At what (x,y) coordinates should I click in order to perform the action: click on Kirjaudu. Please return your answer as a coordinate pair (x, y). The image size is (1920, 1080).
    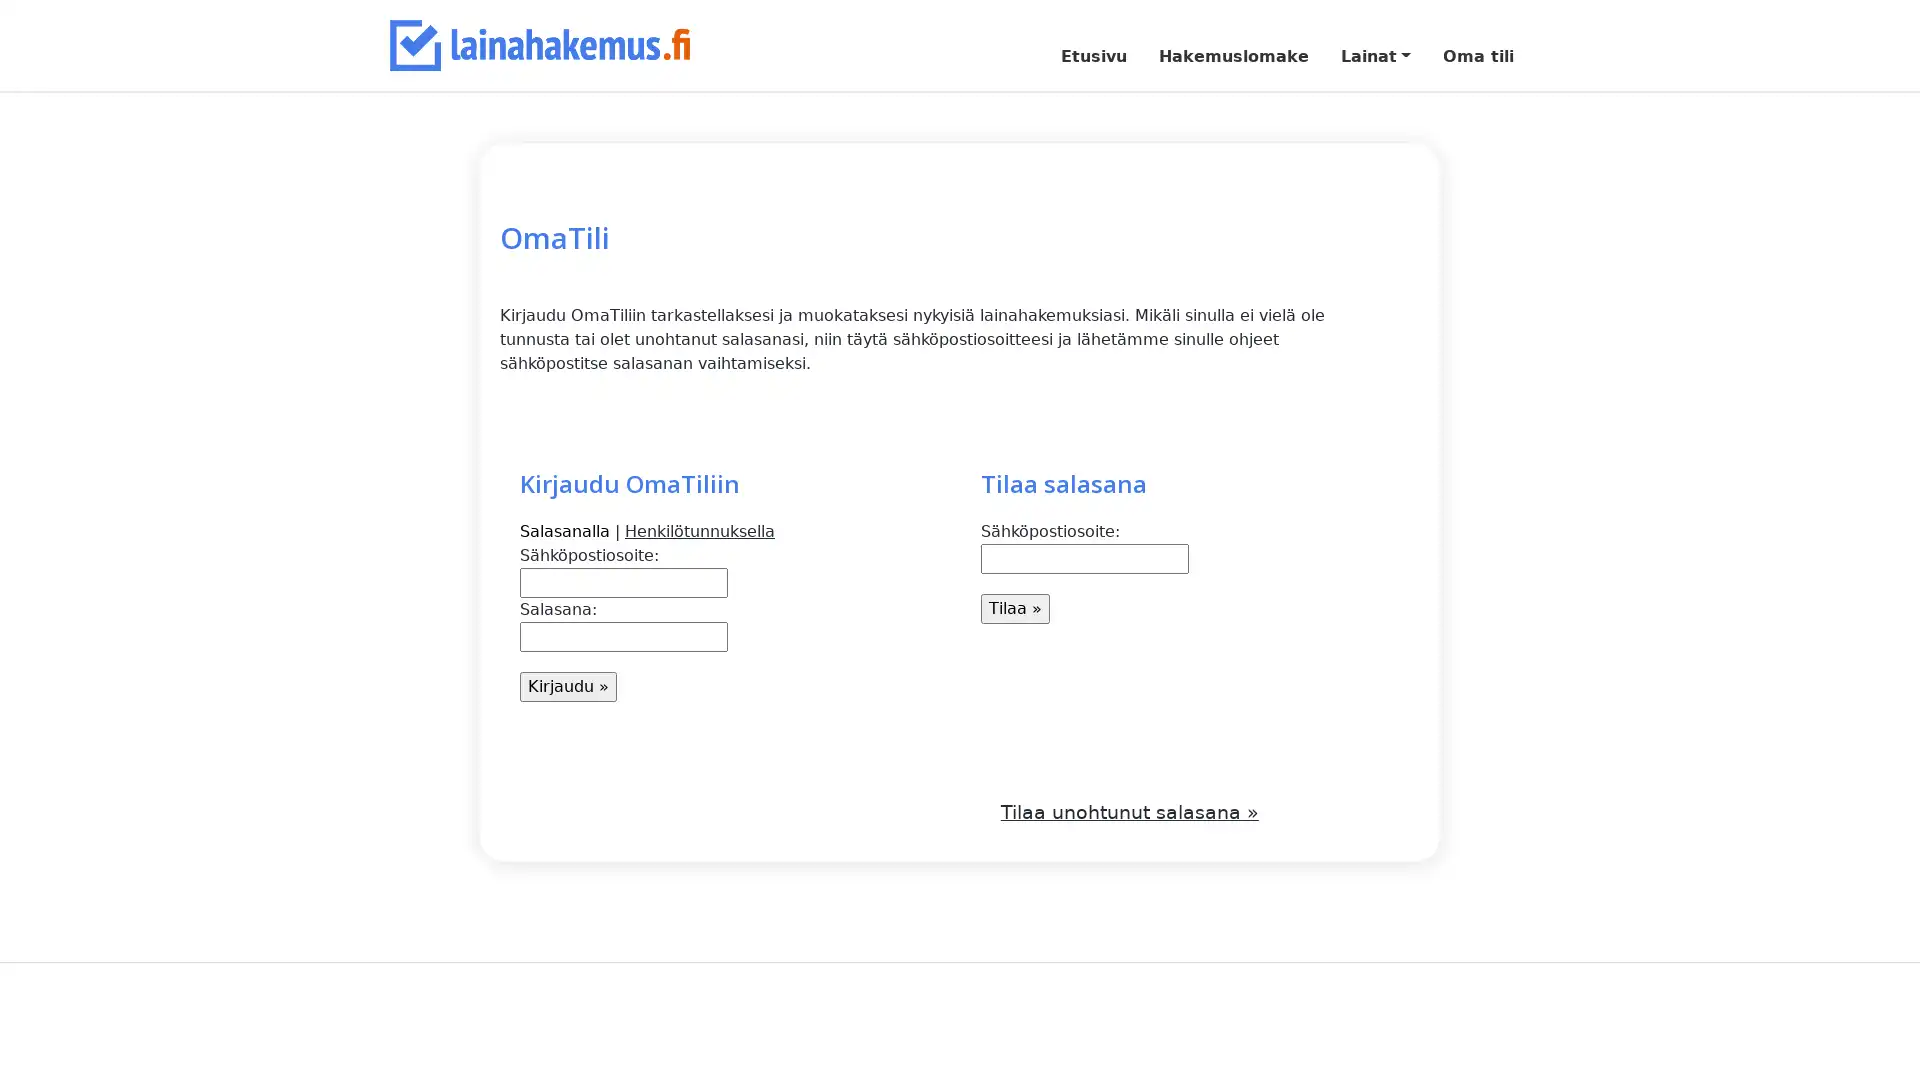
    Looking at the image, I should click on (567, 685).